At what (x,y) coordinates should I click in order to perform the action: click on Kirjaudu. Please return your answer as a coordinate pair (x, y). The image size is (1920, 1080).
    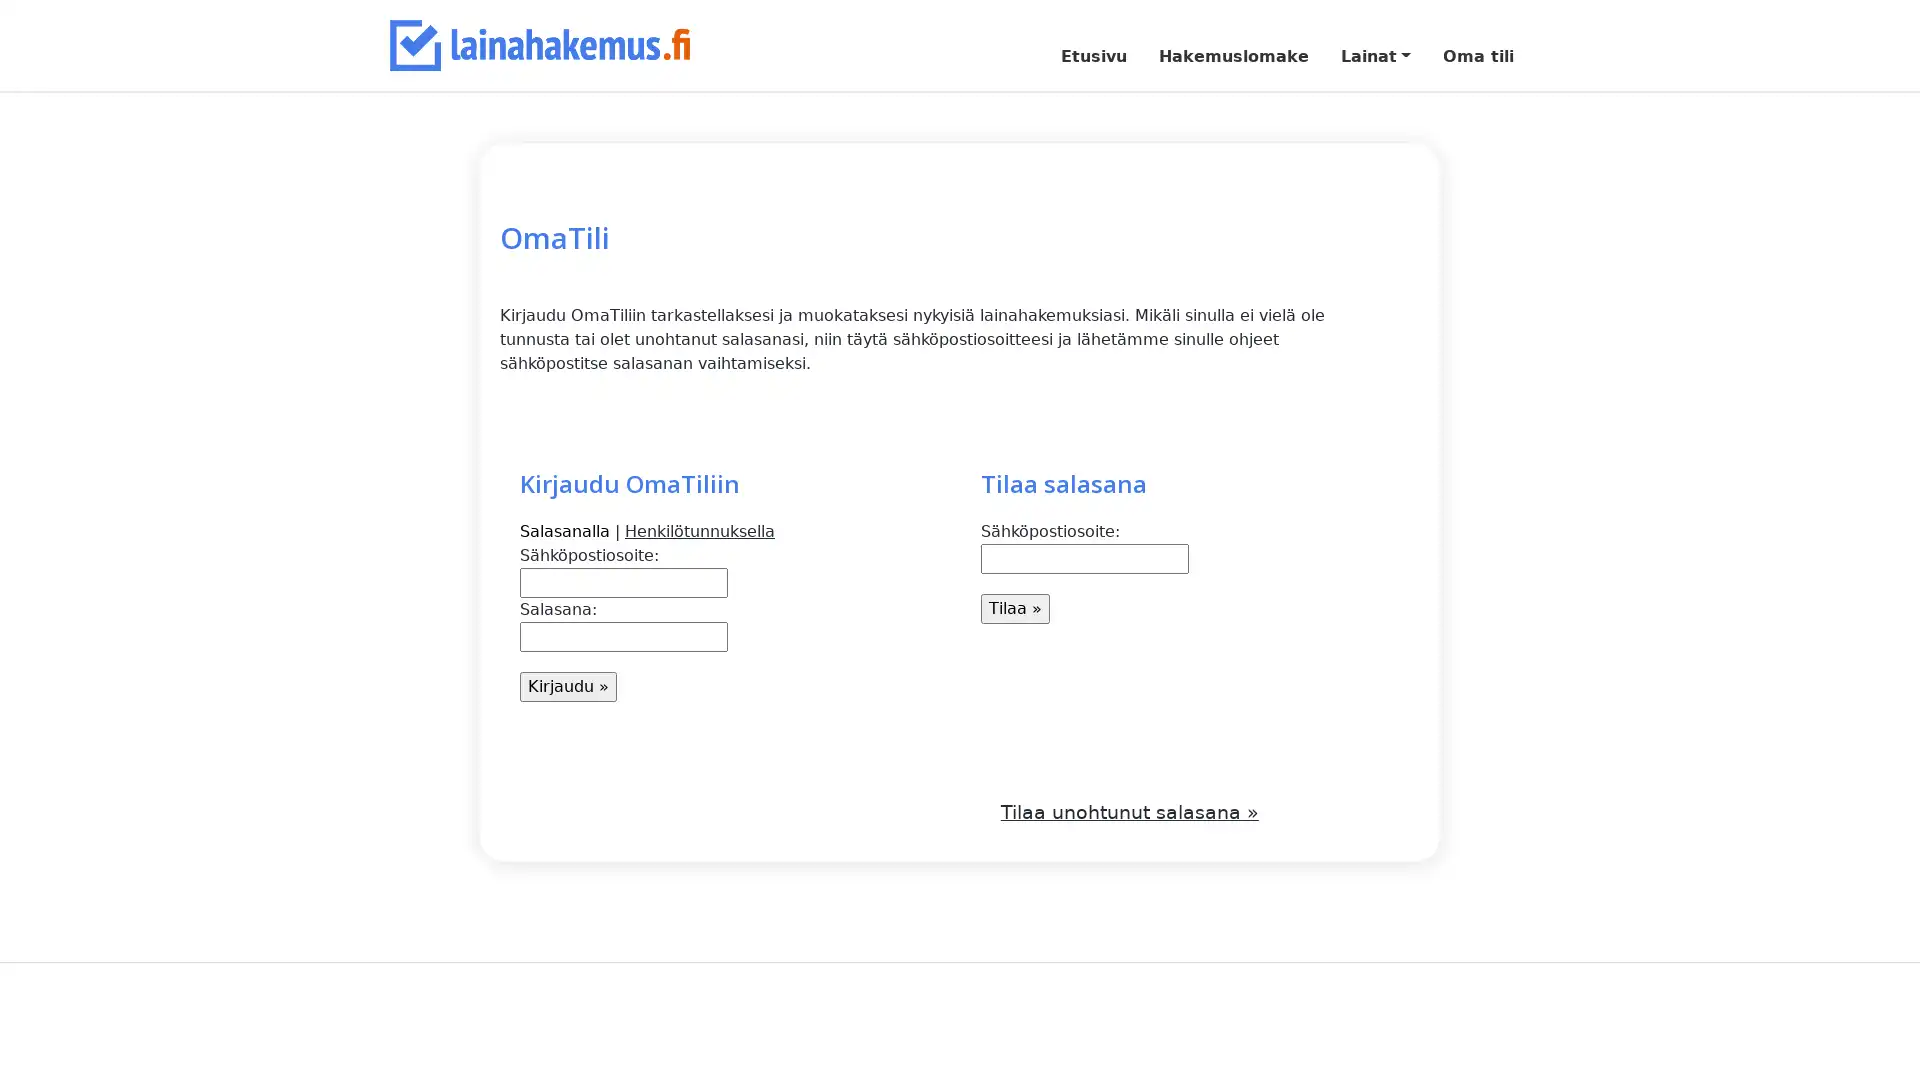
    Looking at the image, I should click on (567, 685).